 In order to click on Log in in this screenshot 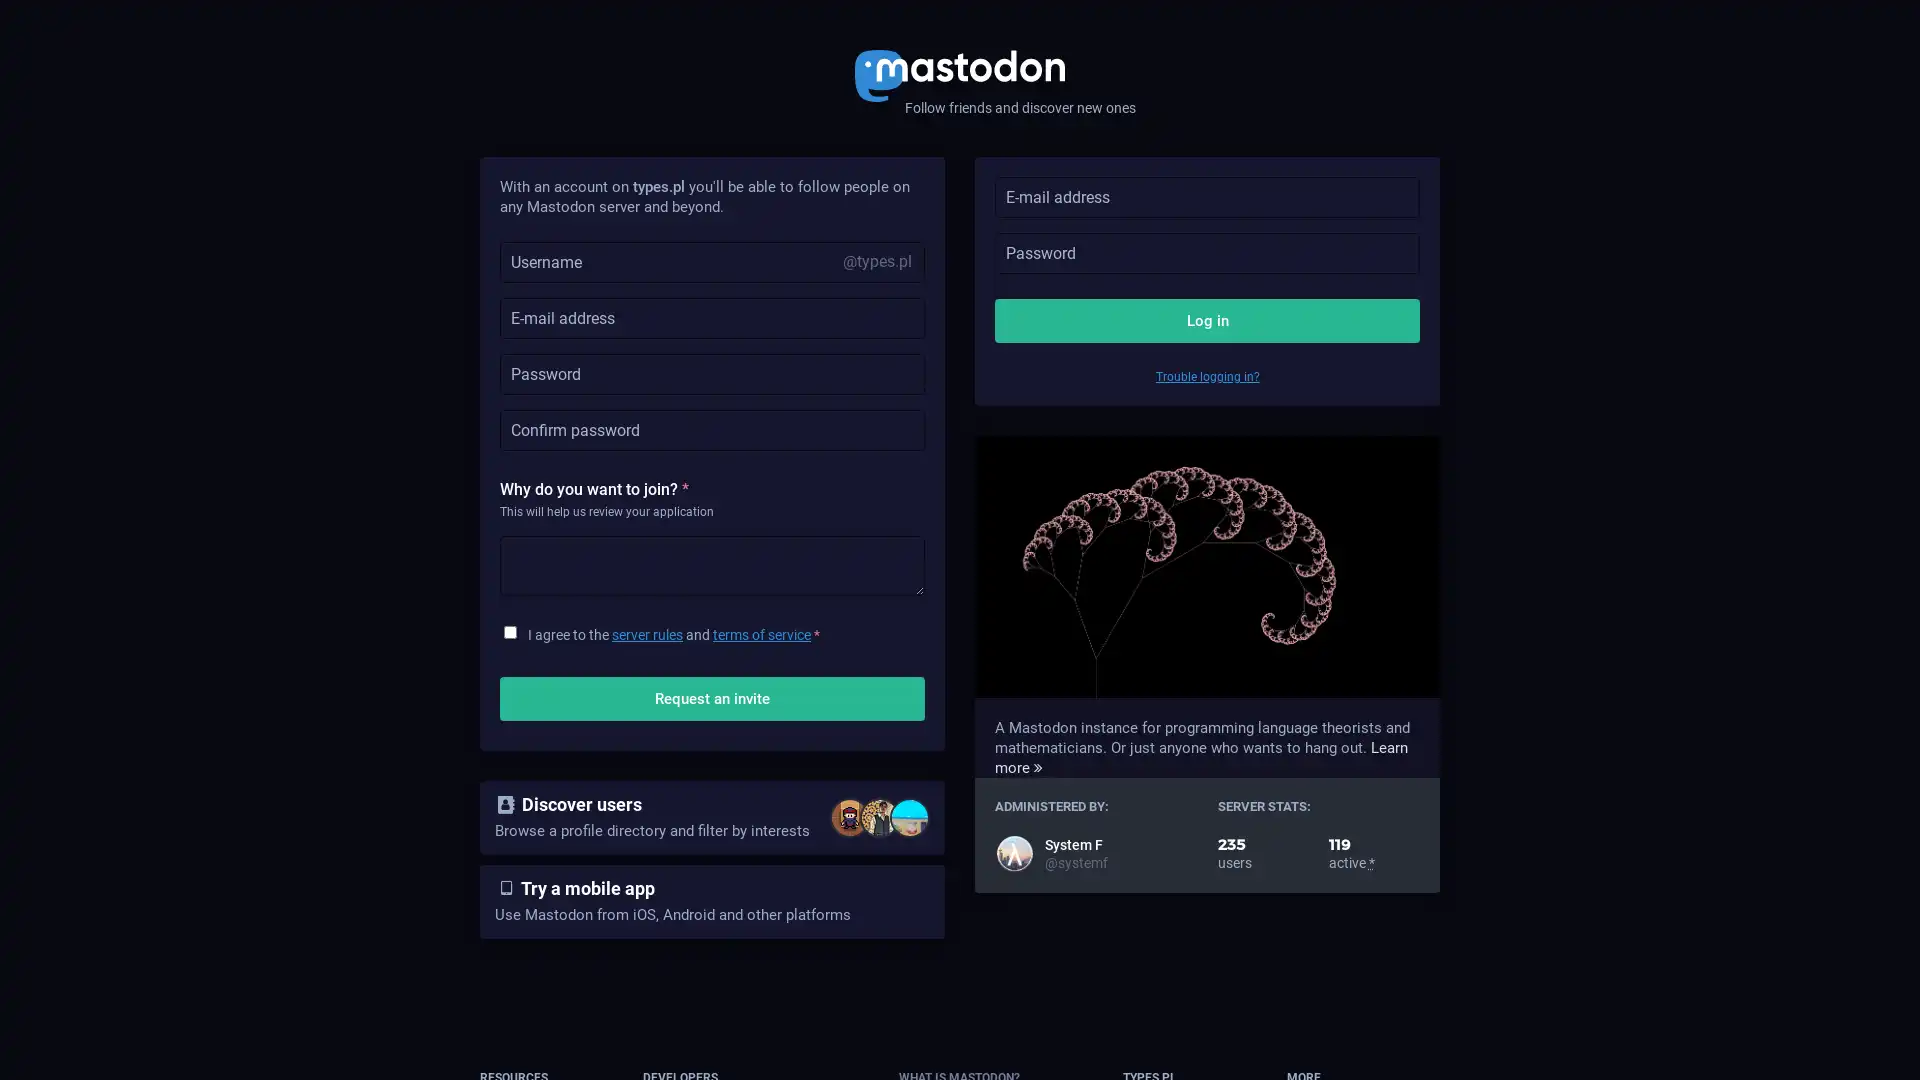, I will do `click(1206, 319)`.